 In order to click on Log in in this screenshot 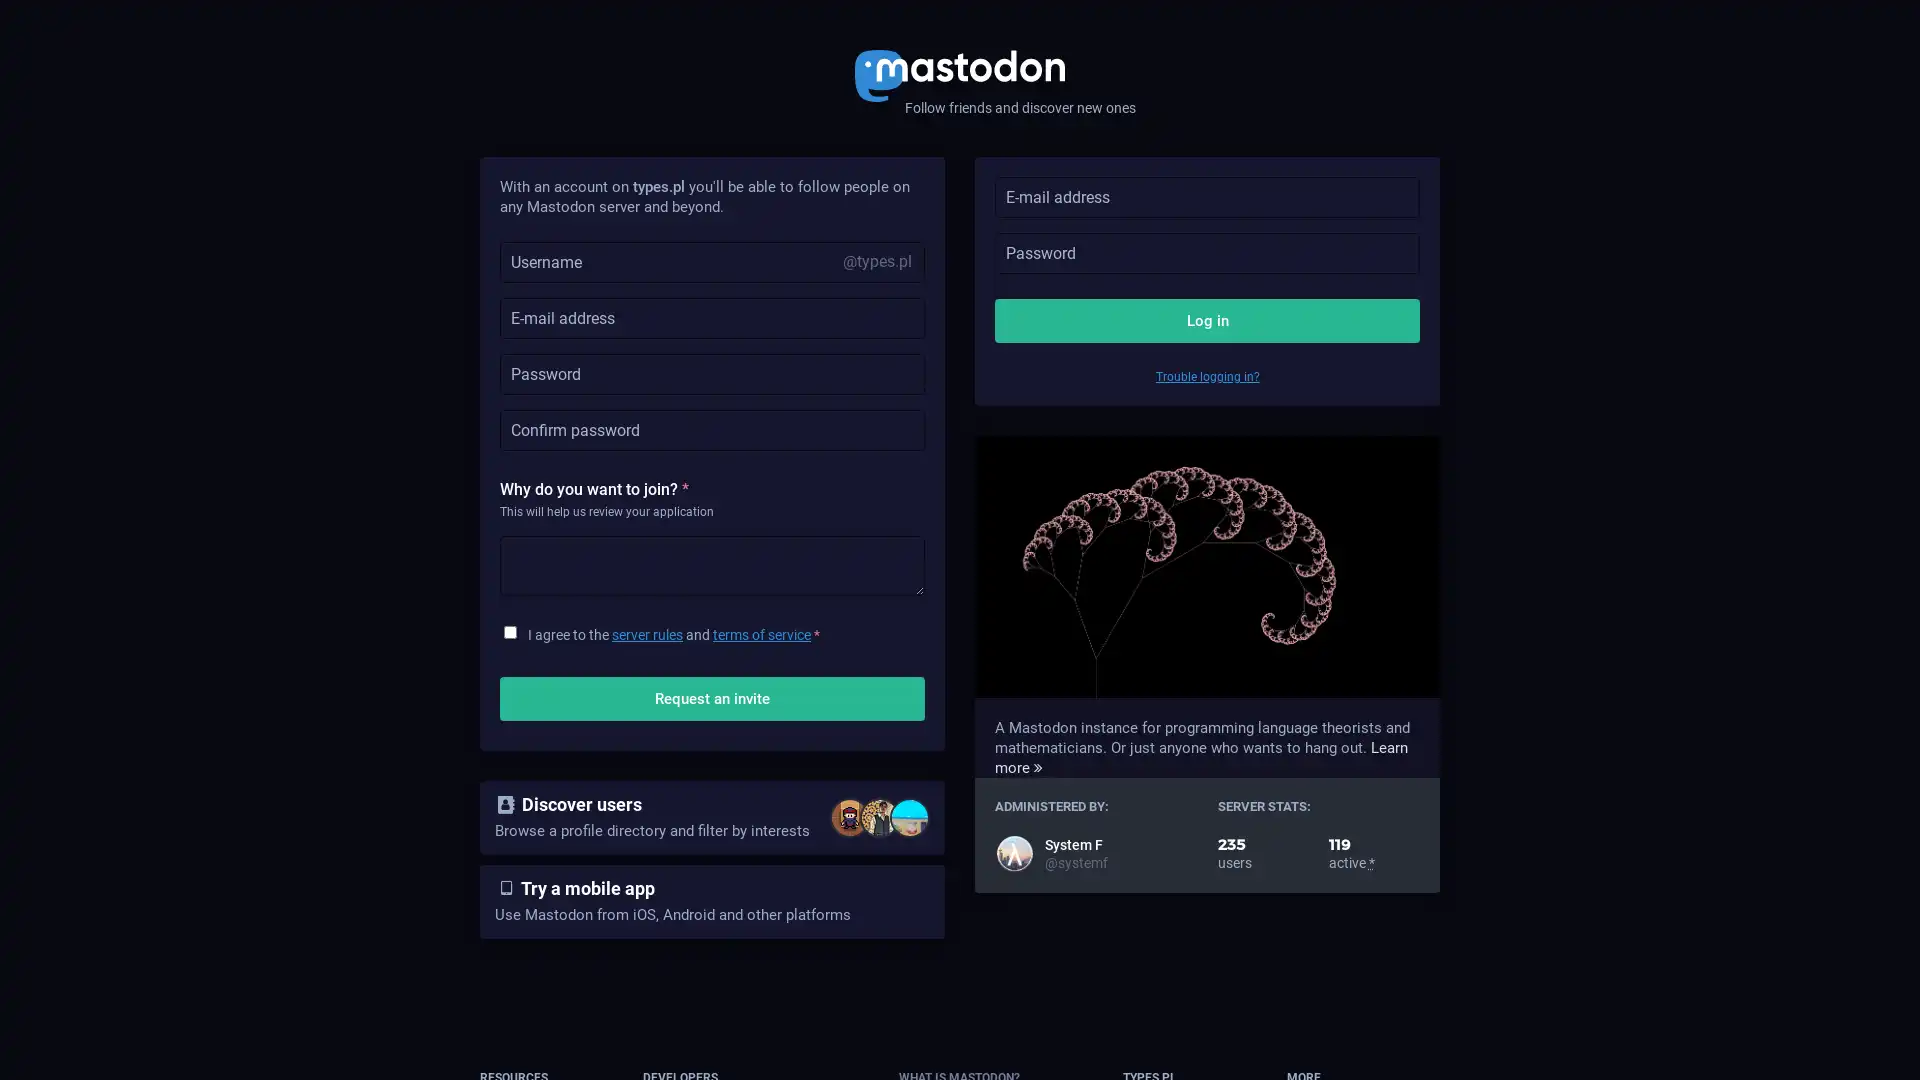, I will do `click(1206, 319)`.